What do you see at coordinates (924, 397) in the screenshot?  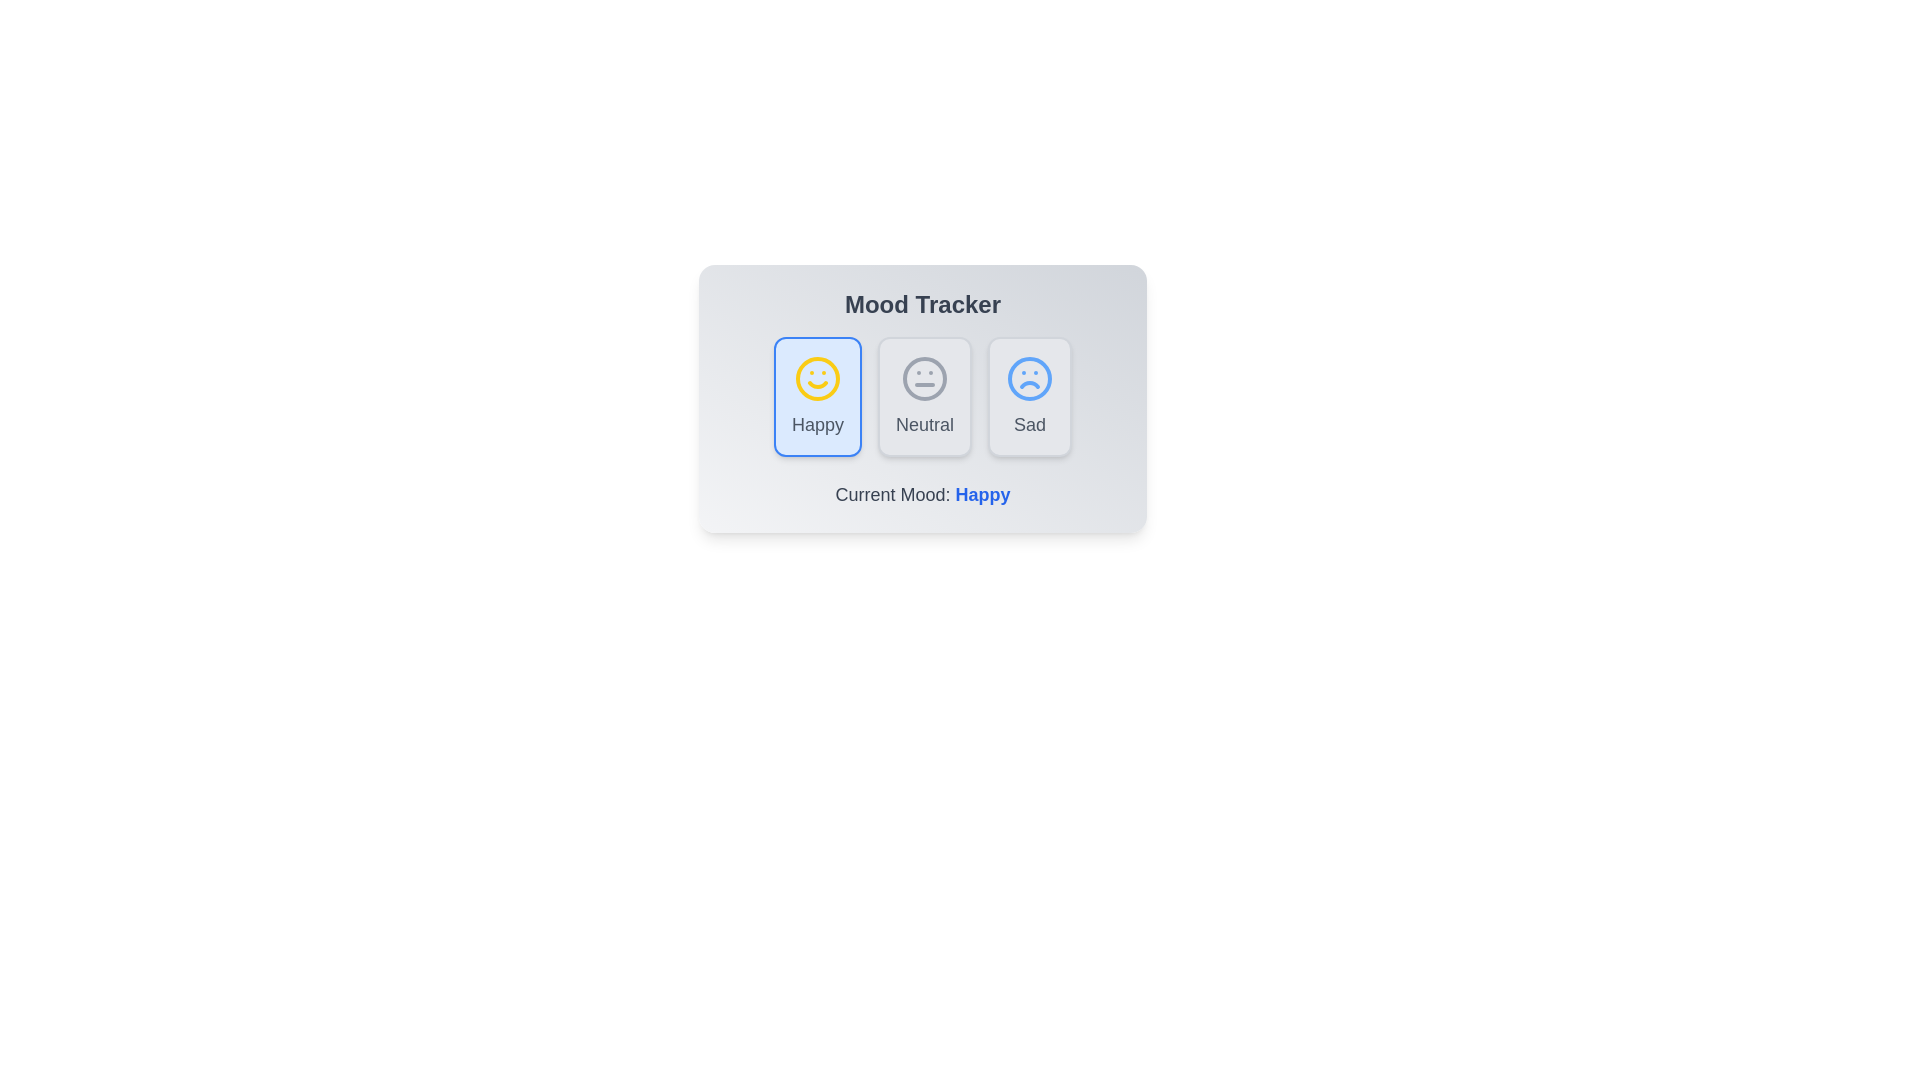 I see `the mood button labeled Neutral` at bounding box center [924, 397].